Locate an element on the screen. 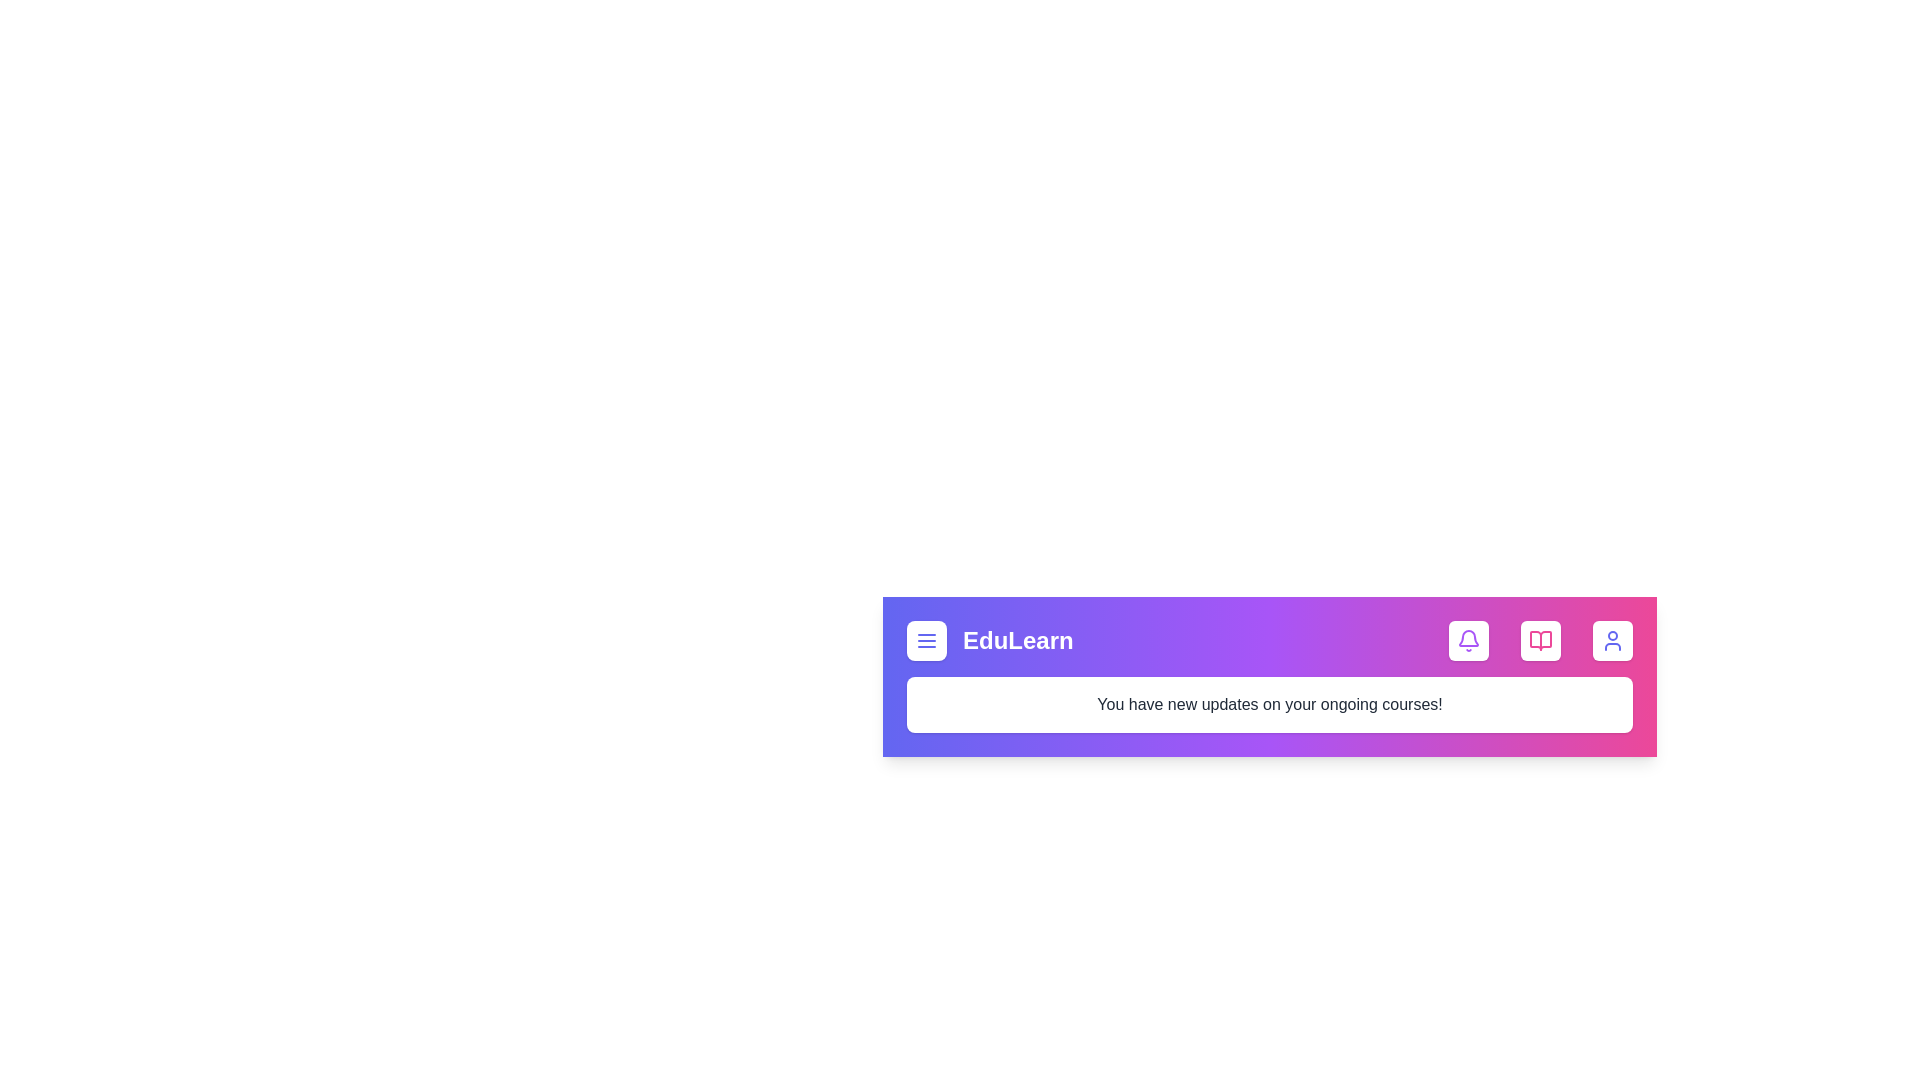  the icon labeled Courses to observe its hover effect is located at coordinates (1539, 640).